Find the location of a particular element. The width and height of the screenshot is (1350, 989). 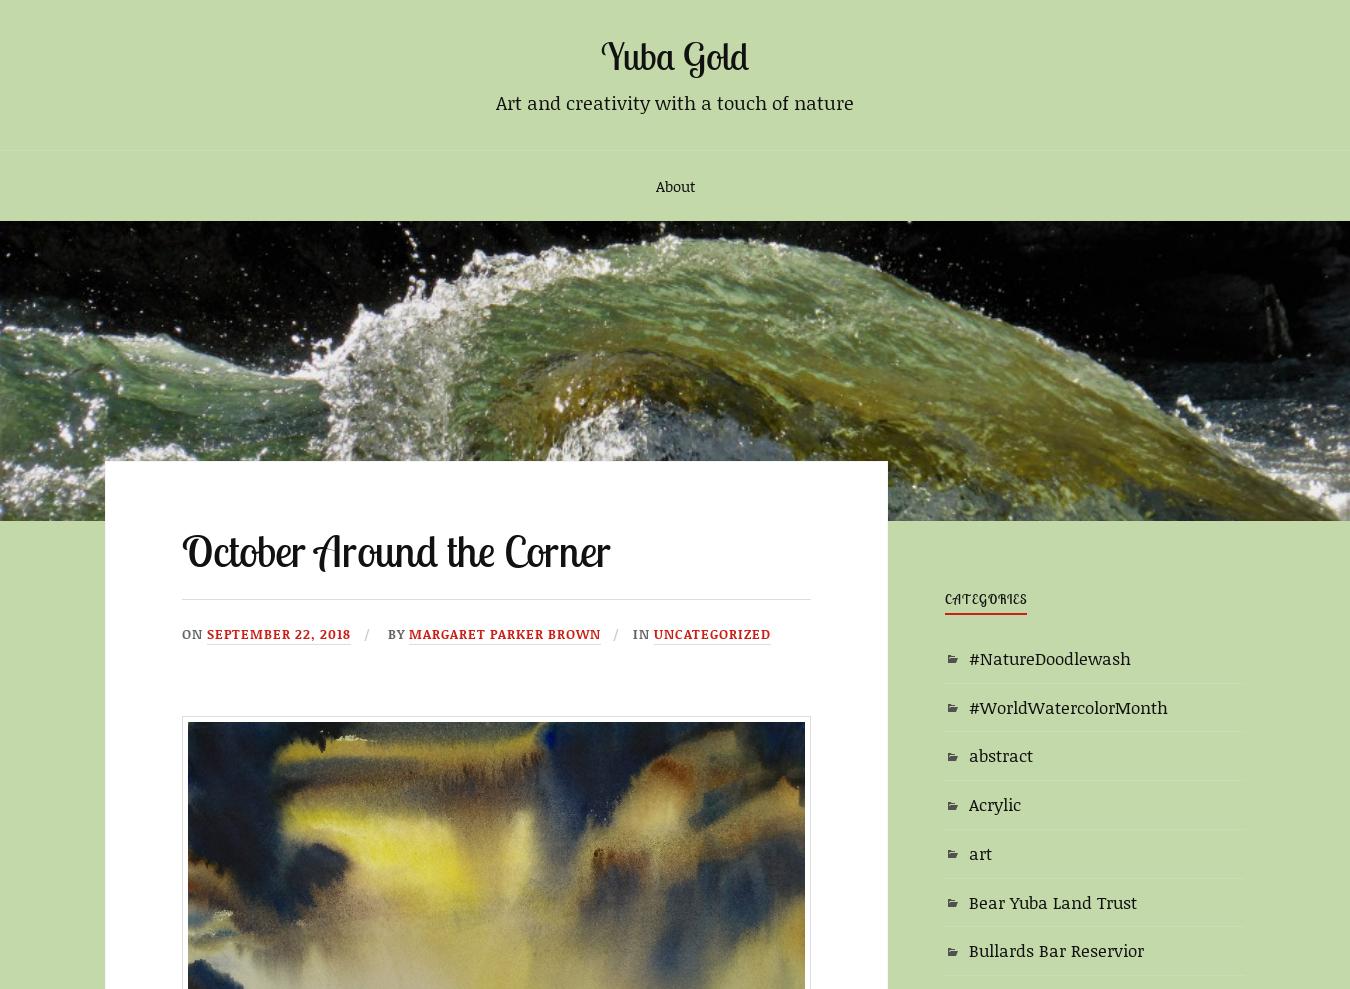

'#WorldWatercolorMonth' is located at coordinates (1068, 705).